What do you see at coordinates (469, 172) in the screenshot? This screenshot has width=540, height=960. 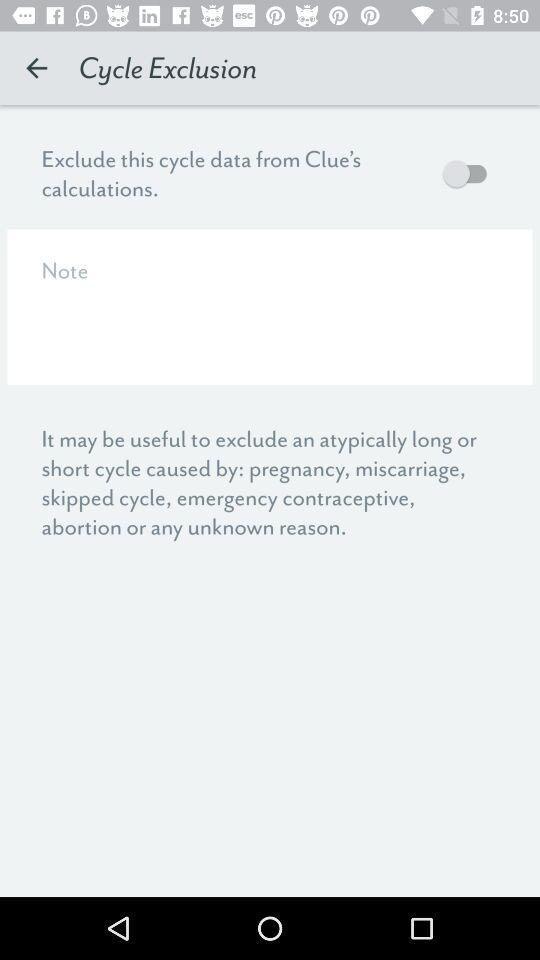 I see `exclude data` at bounding box center [469, 172].